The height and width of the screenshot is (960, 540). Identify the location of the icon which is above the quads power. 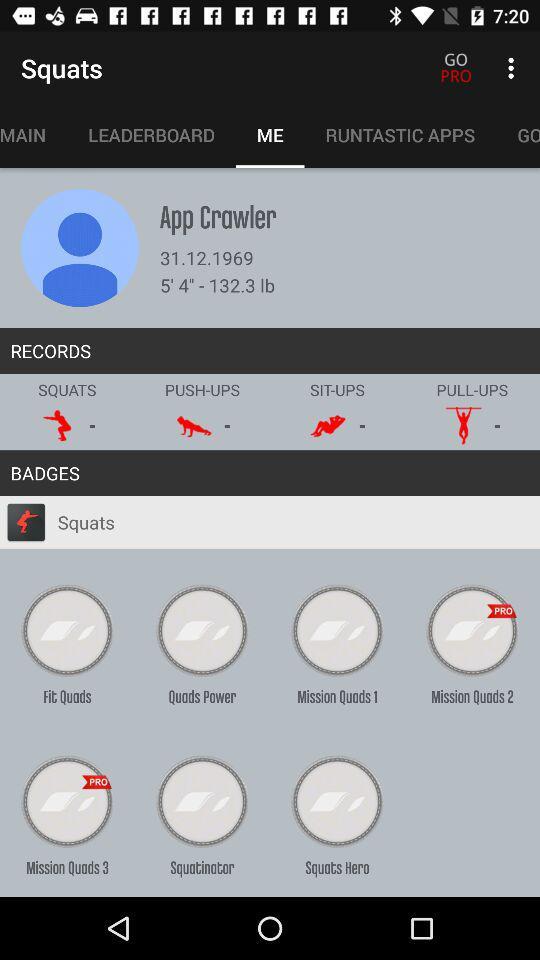
(202, 630).